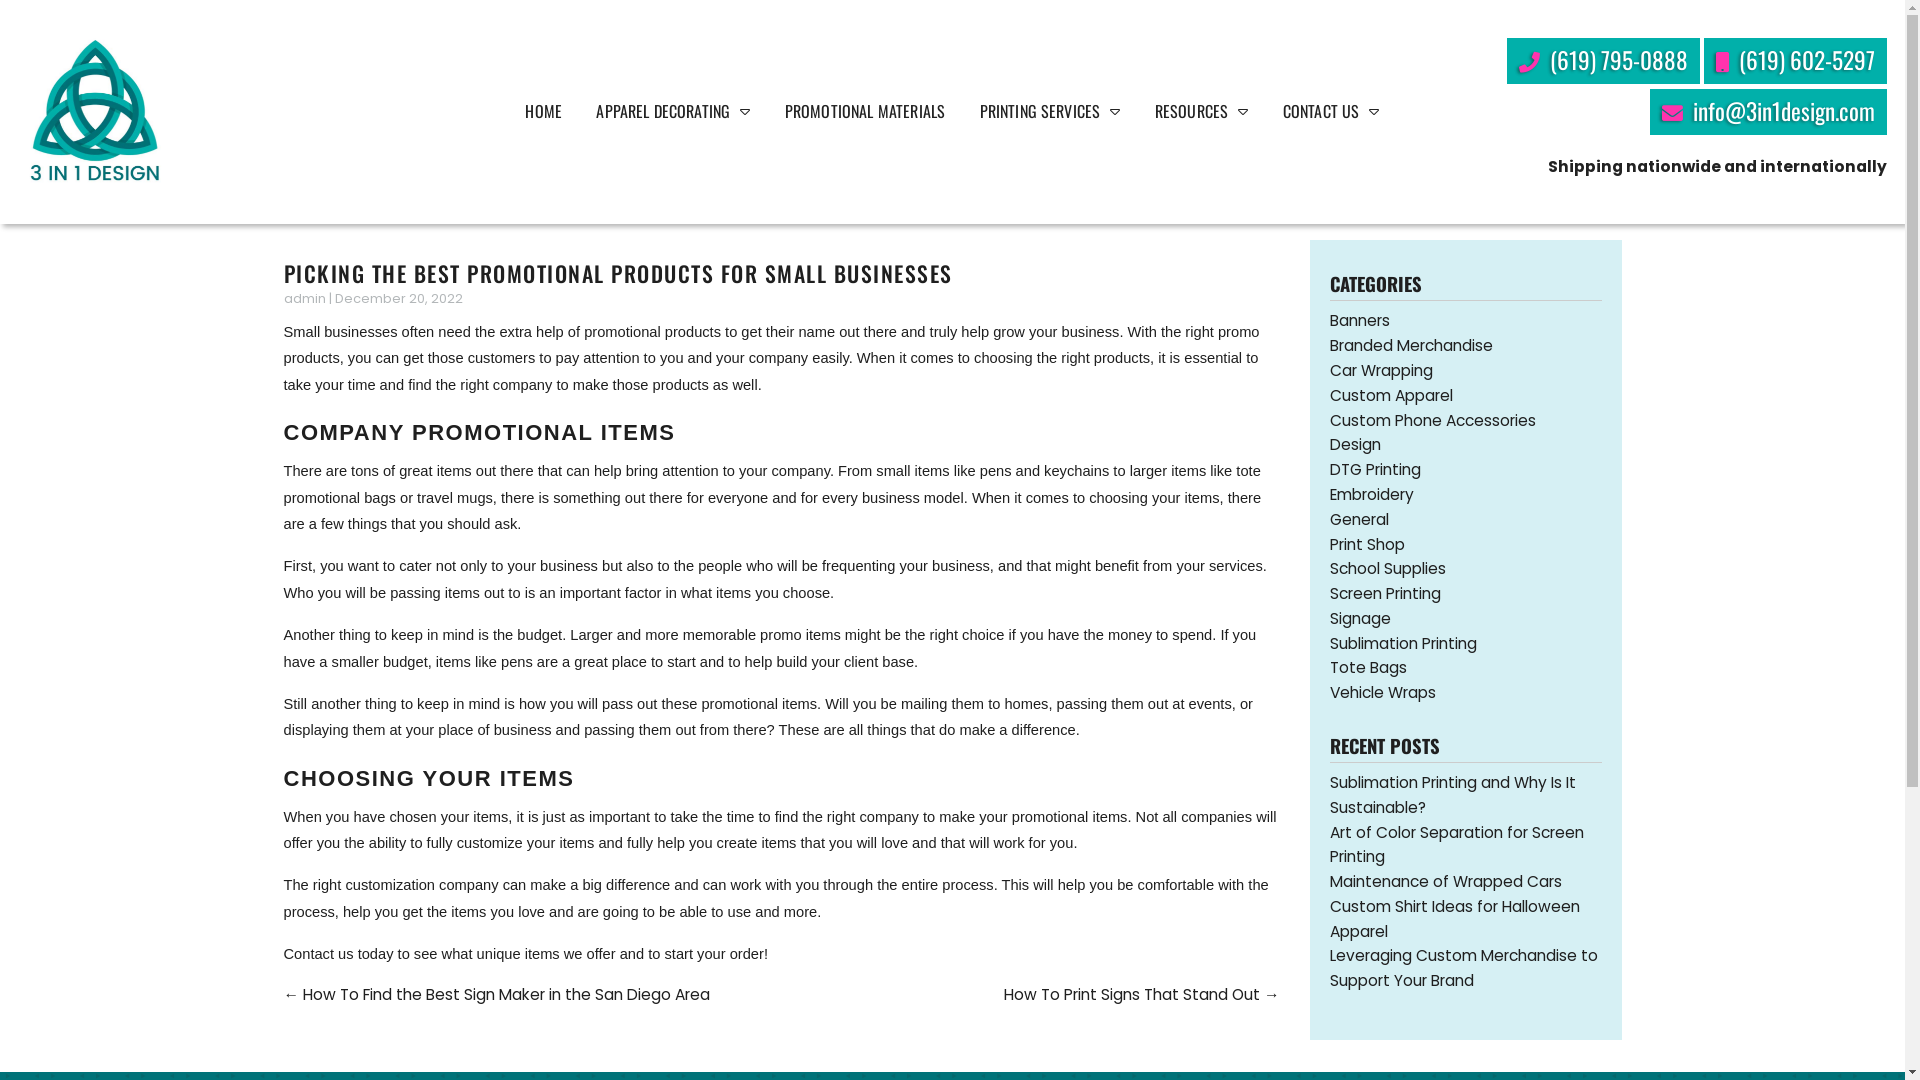  I want to click on 'Custom Phone Accessories', so click(1432, 419).